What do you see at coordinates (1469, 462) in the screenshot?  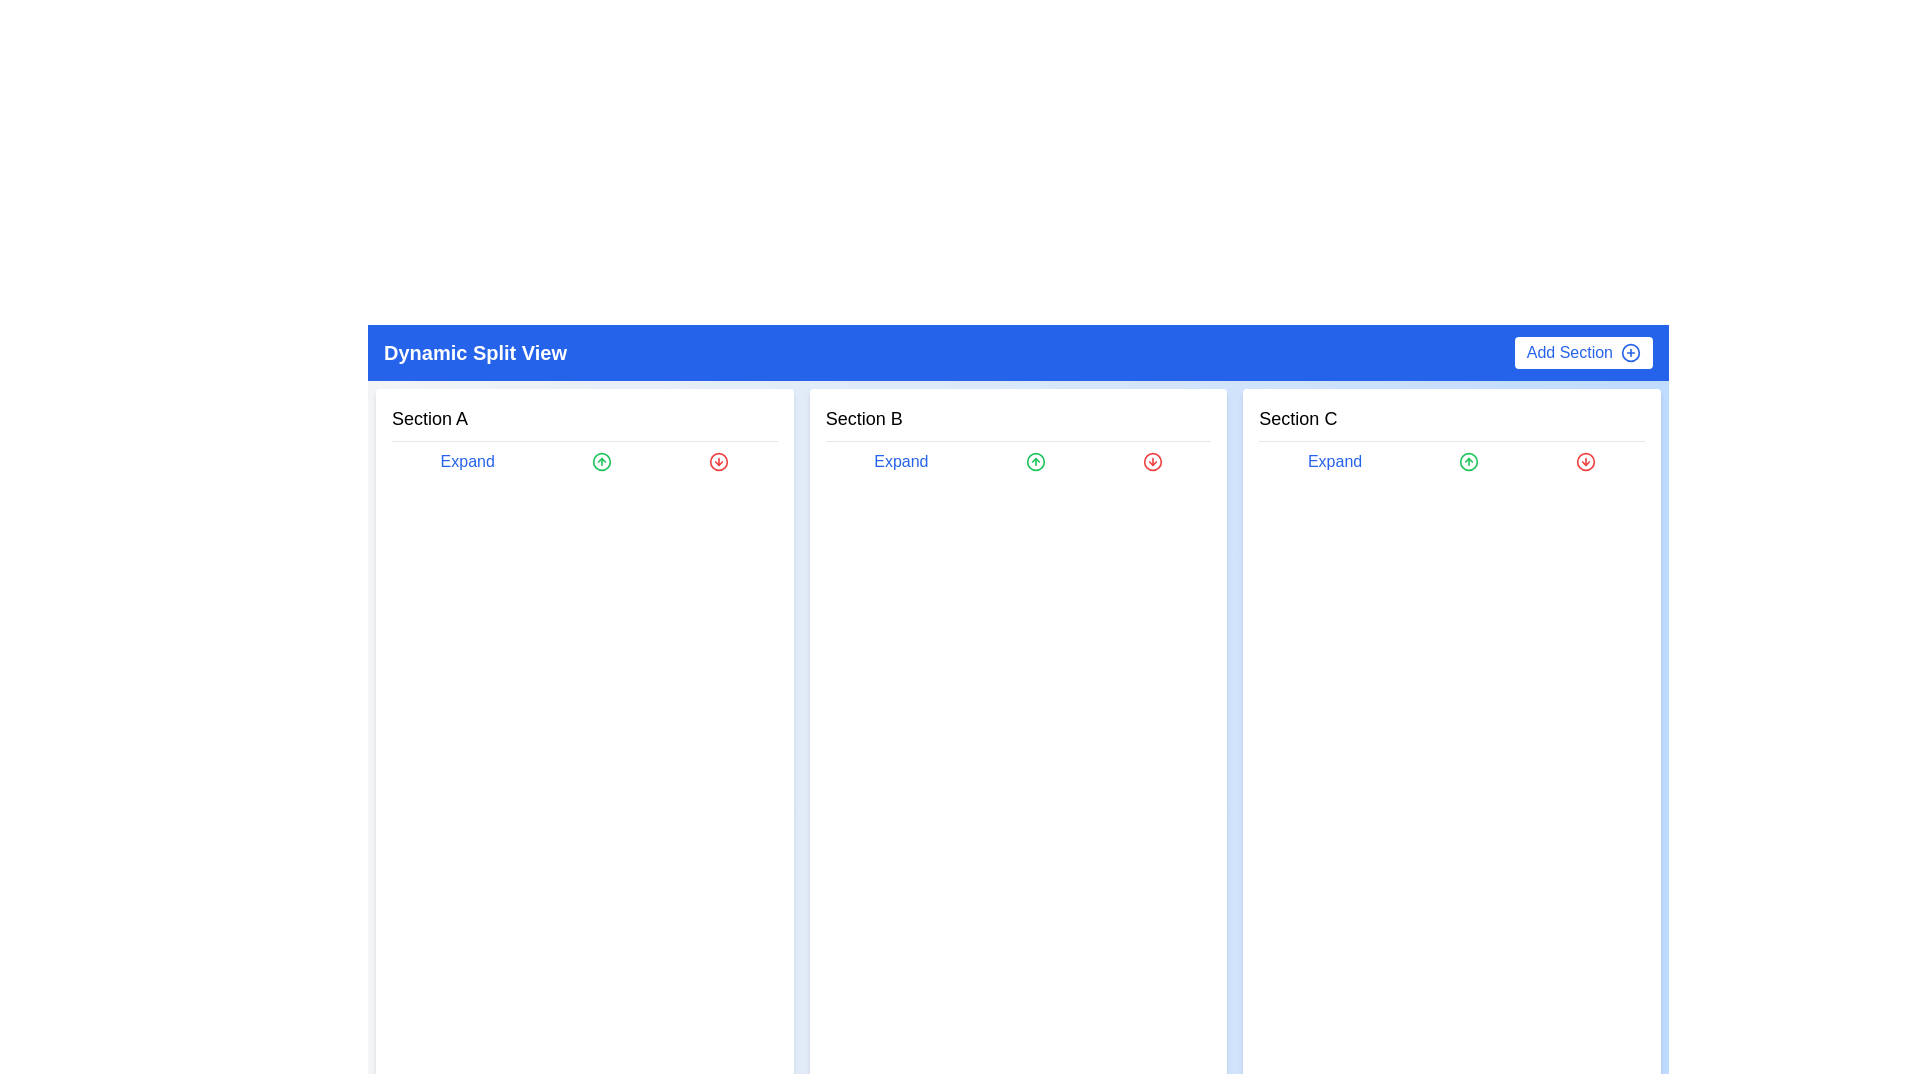 I see `the button located in 'Section C', to the right of 'Expand' and left of the red circular down-arrow icon` at bounding box center [1469, 462].